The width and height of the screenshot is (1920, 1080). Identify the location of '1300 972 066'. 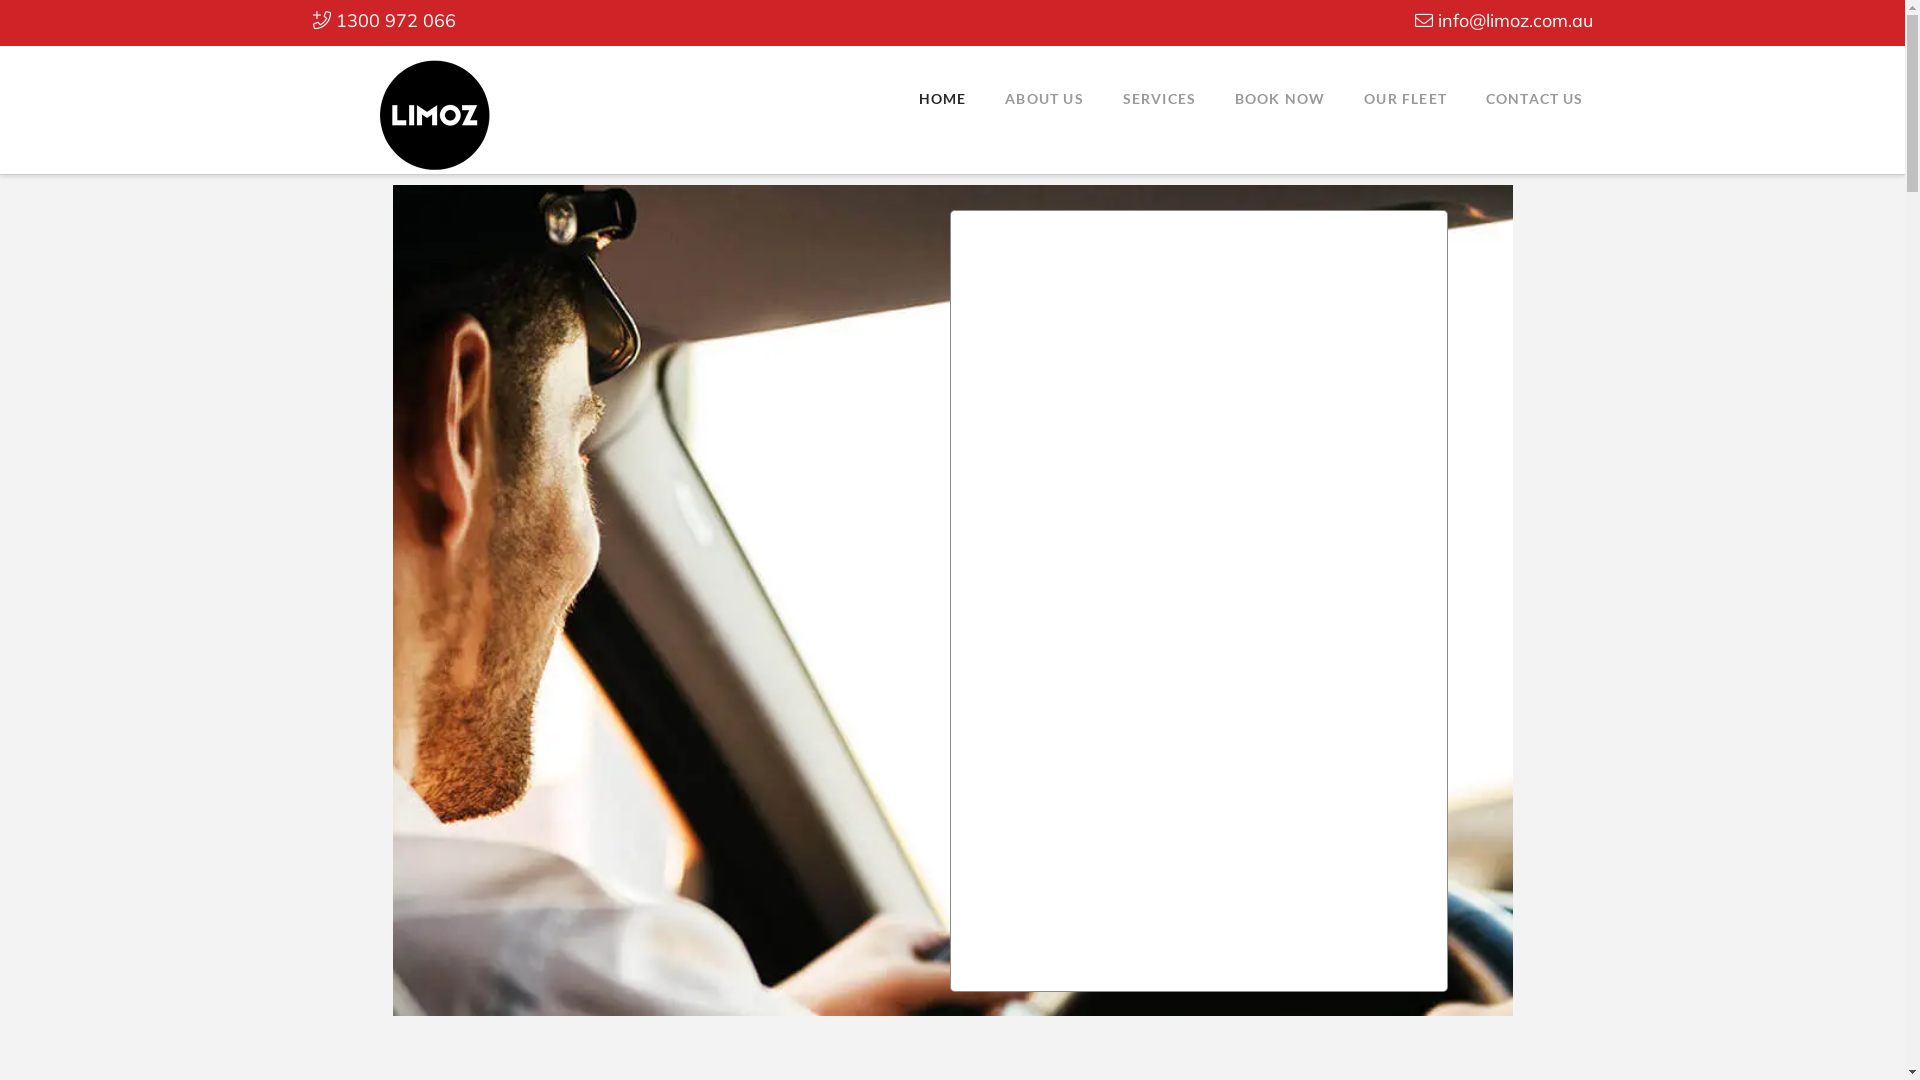
(383, 20).